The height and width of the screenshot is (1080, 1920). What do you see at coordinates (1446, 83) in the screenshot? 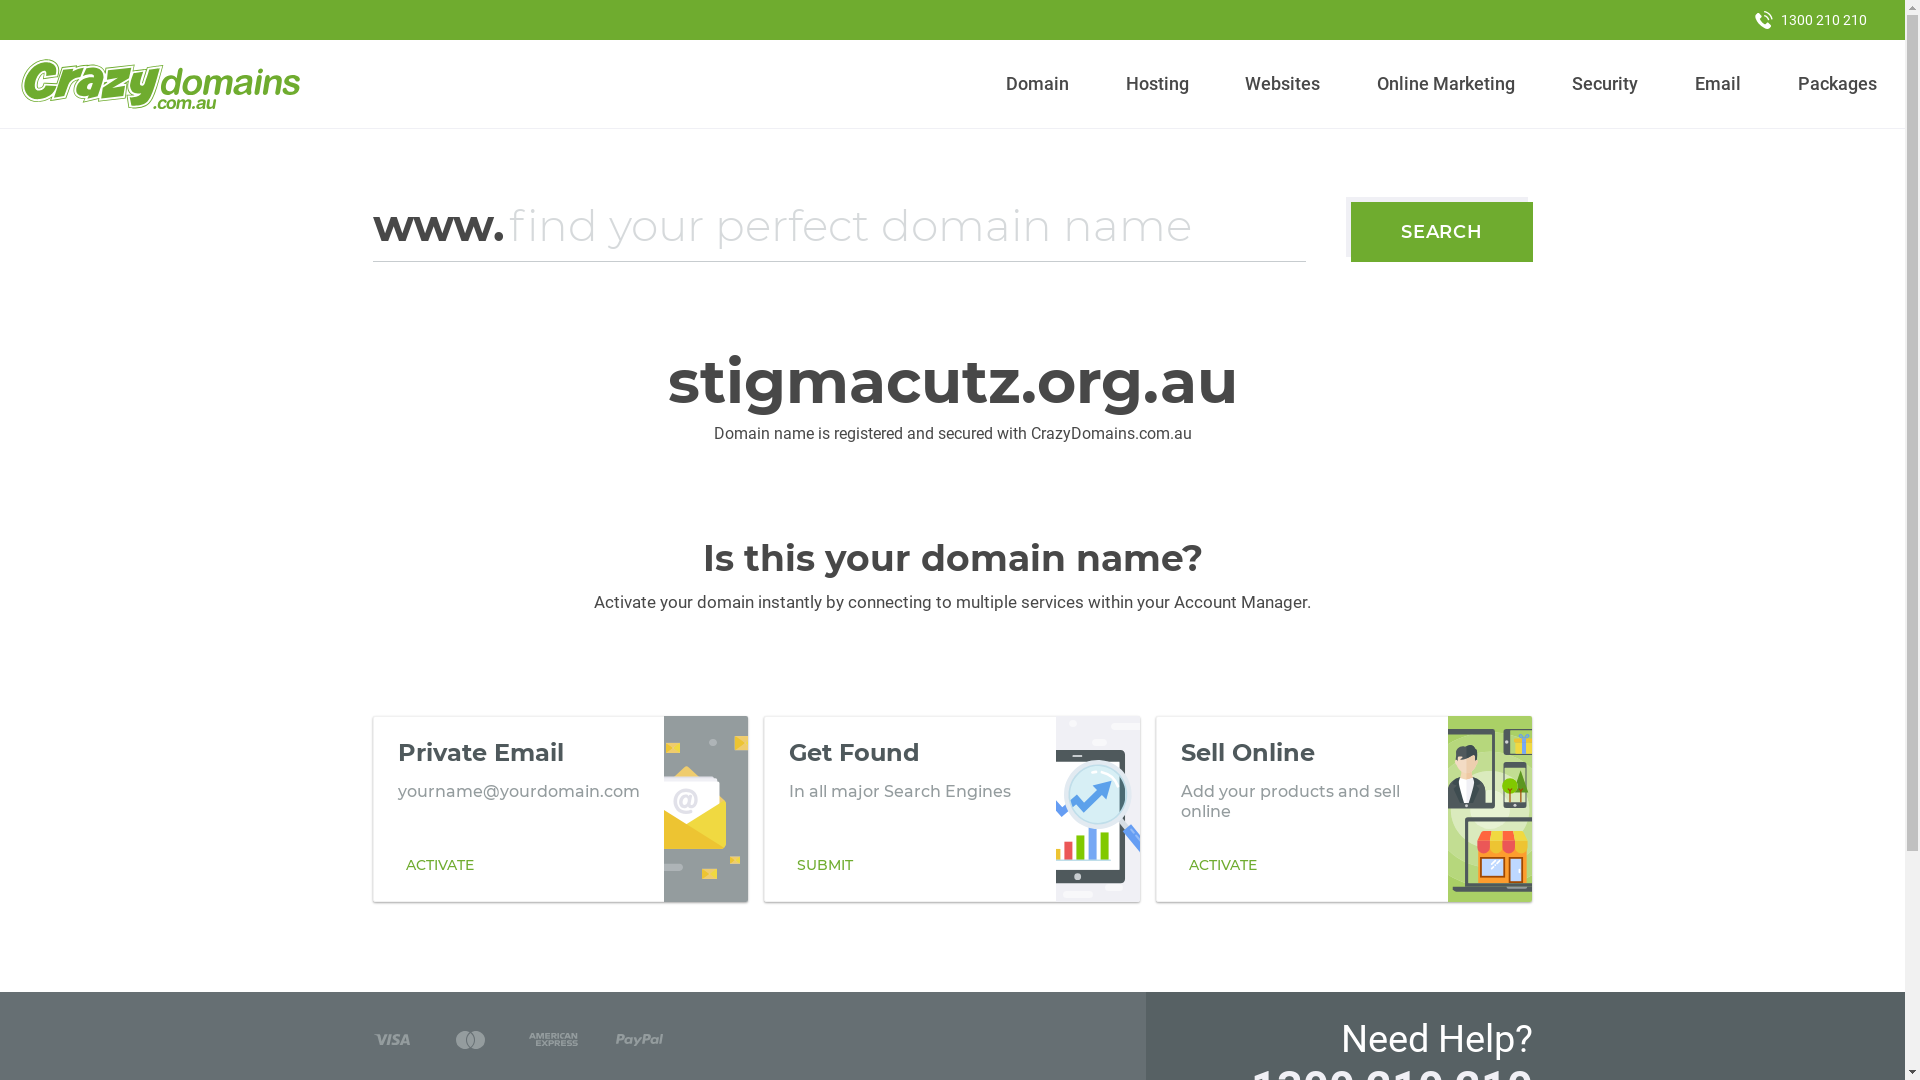
I see `'Online Marketing'` at bounding box center [1446, 83].